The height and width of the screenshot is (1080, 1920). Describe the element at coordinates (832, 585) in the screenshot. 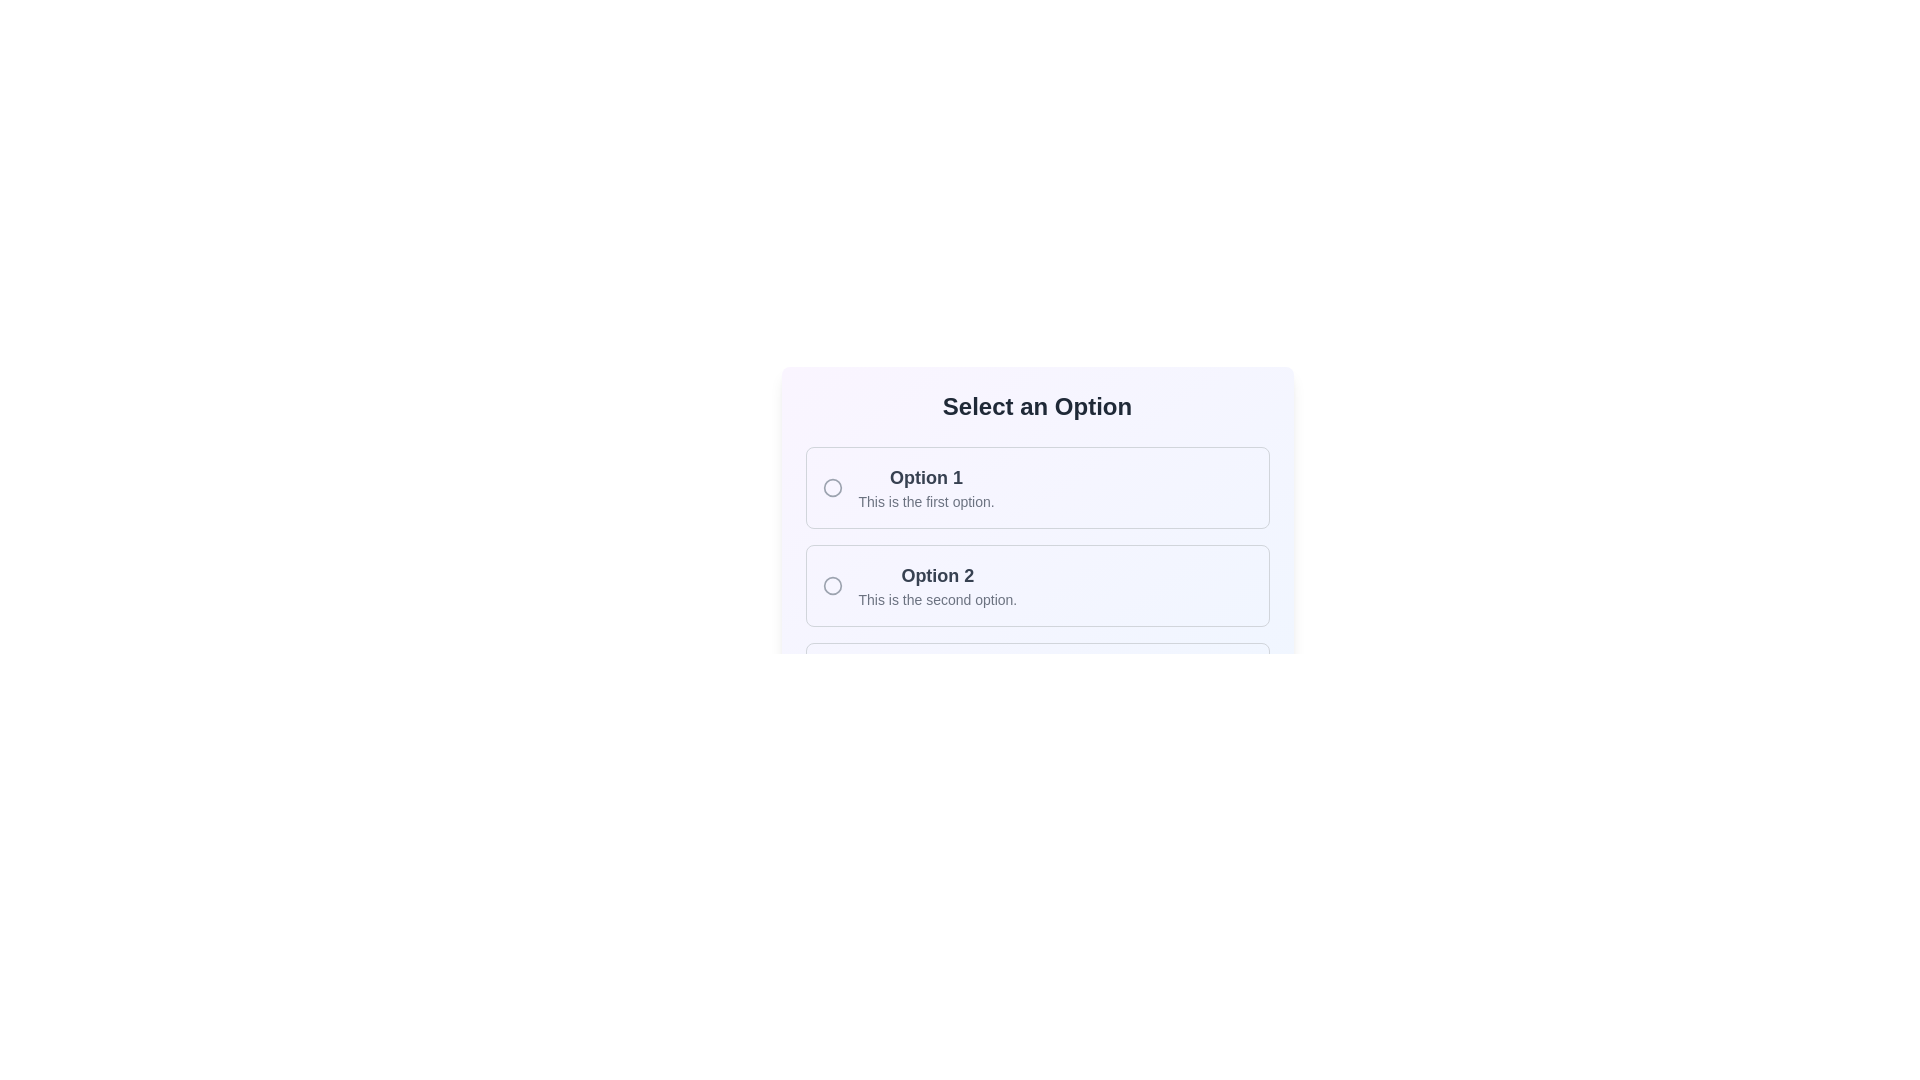

I see `the radio button (circle outline) located to the left of the text 'Option 2'` at that location.